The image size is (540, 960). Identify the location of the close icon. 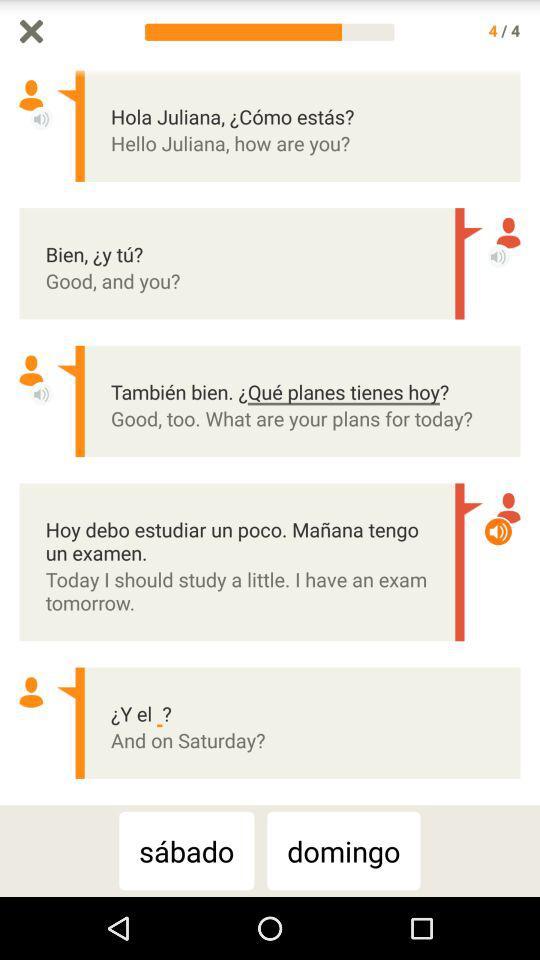
(30, 32).